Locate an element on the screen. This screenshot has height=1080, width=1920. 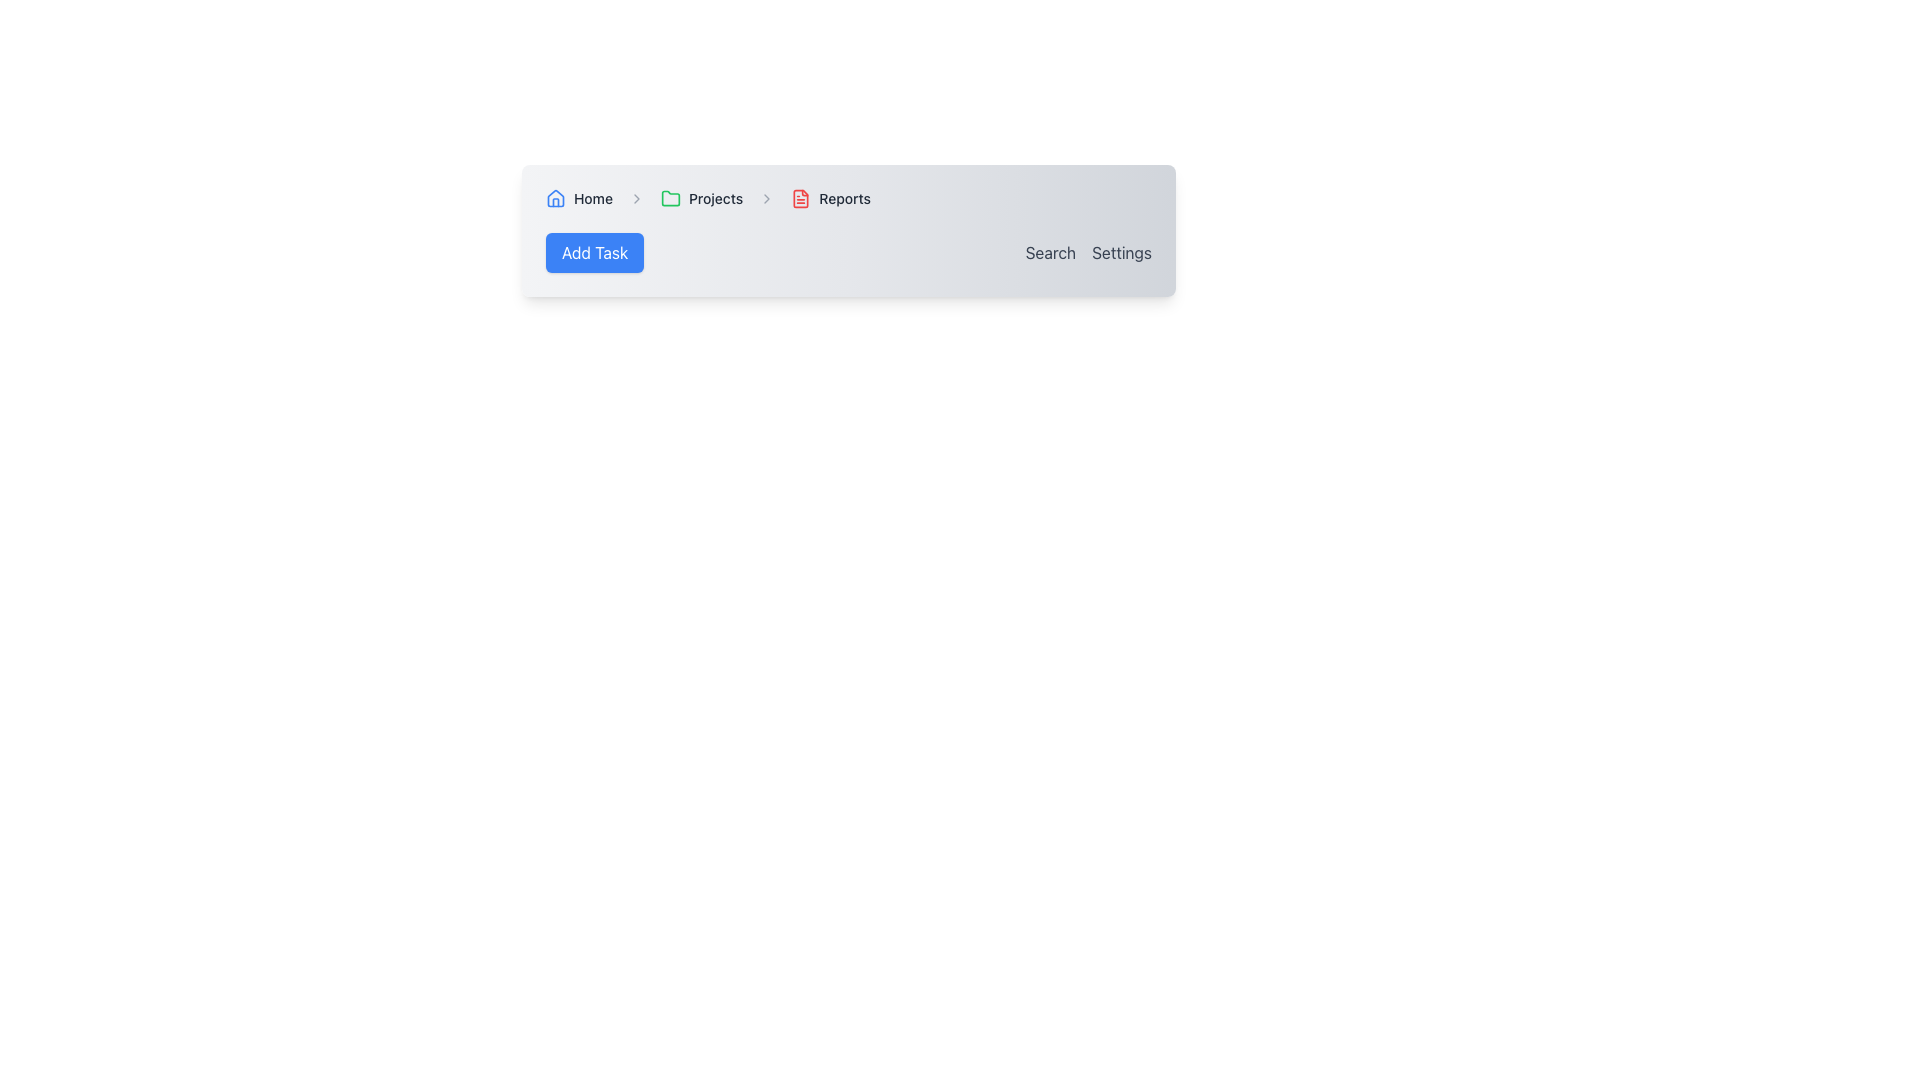
the folder icon in the breadcrumb navigation system, which is visually represented to the left of the text link 'Projects' is located at coordinates (671, 197).